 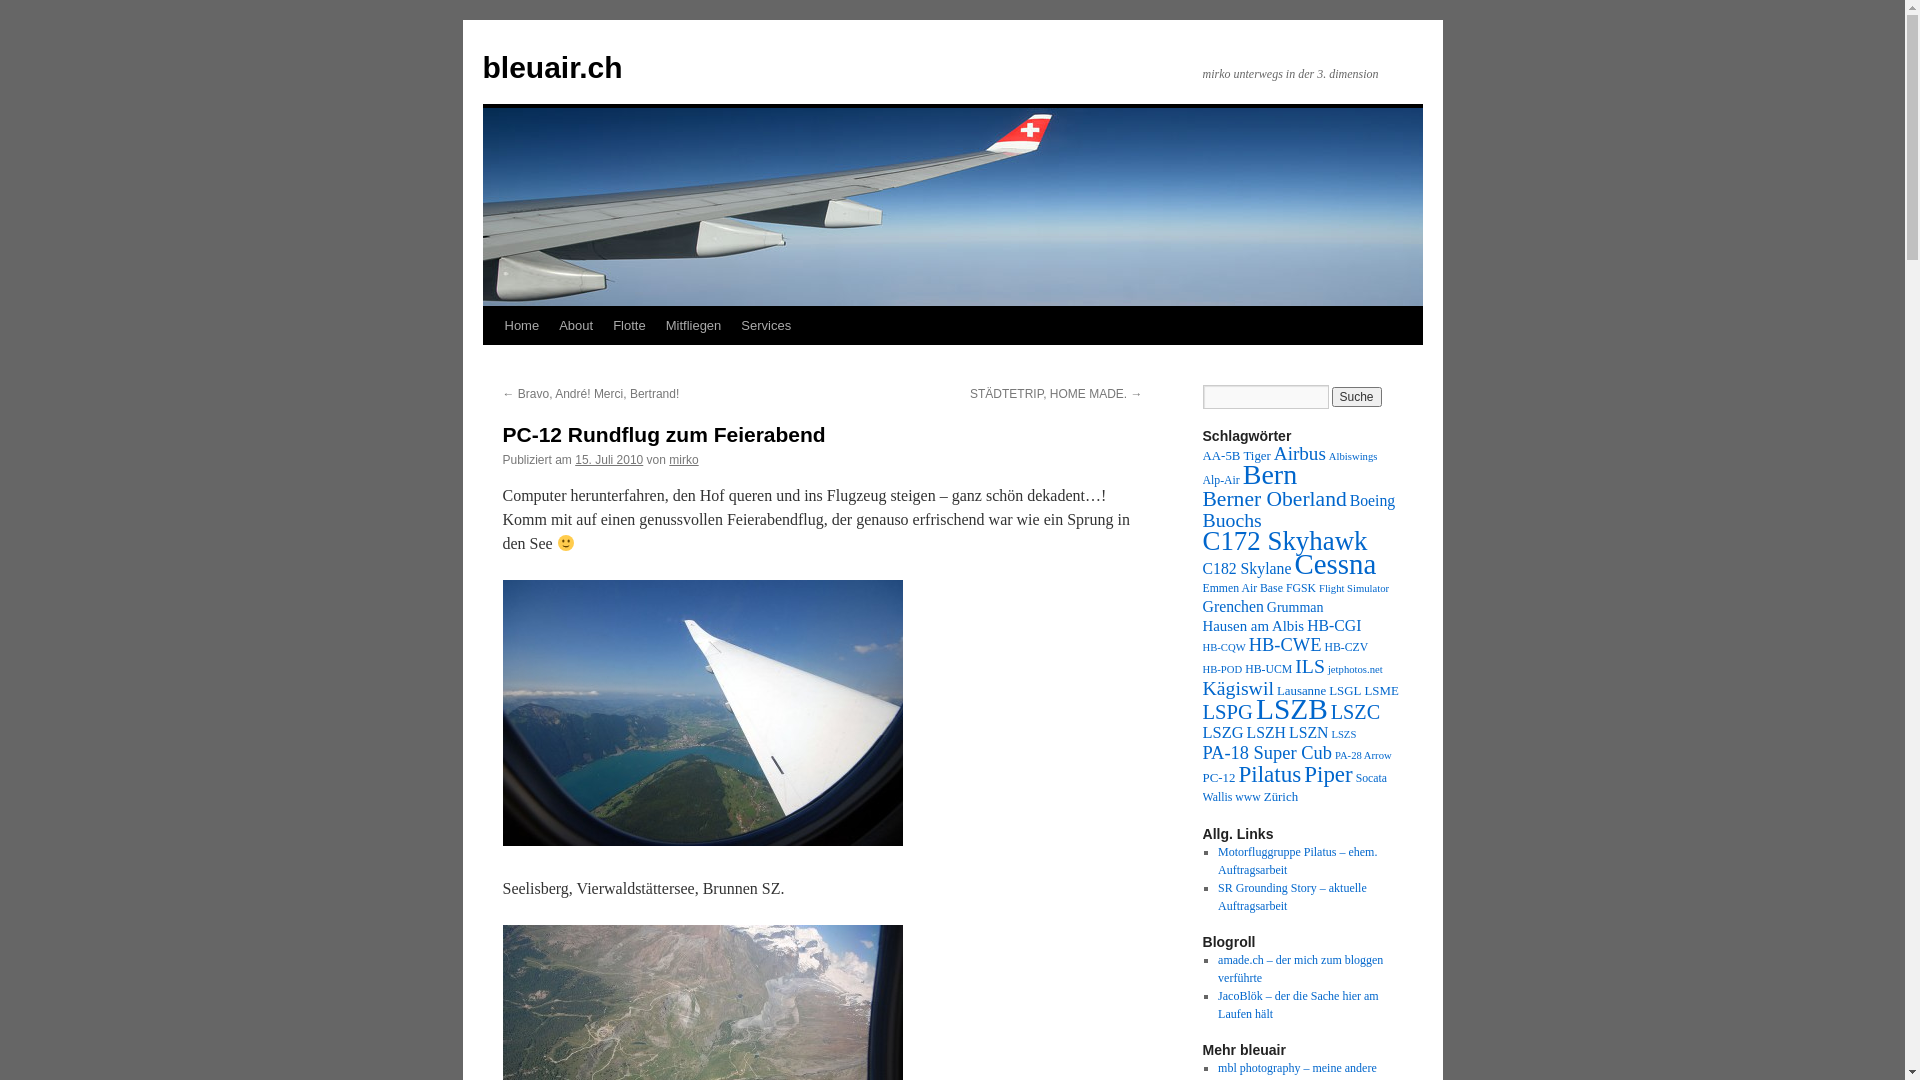 I want to click on 'LSZB', so click(x=1291, y=708).